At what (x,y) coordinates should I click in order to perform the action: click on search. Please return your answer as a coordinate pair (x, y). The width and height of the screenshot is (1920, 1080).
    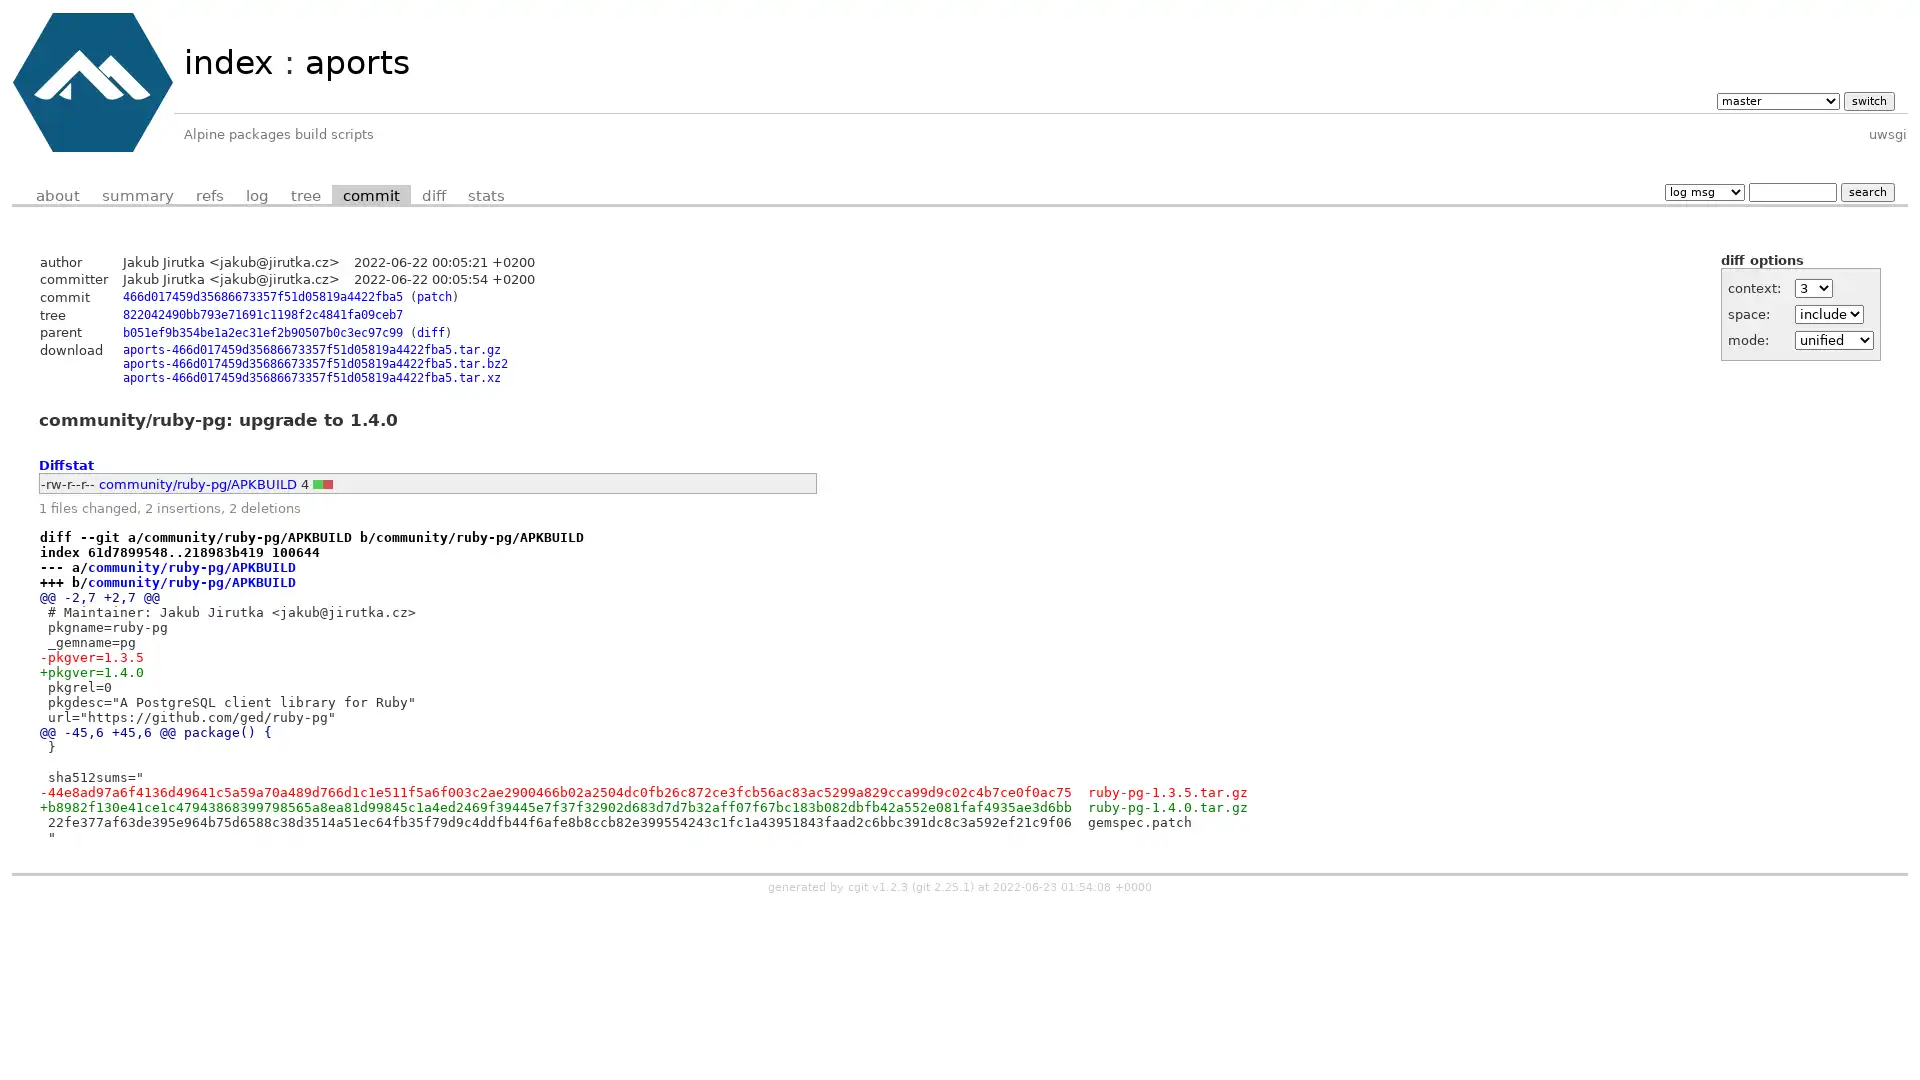
    Looking at the image, I should click on (1866, 191).